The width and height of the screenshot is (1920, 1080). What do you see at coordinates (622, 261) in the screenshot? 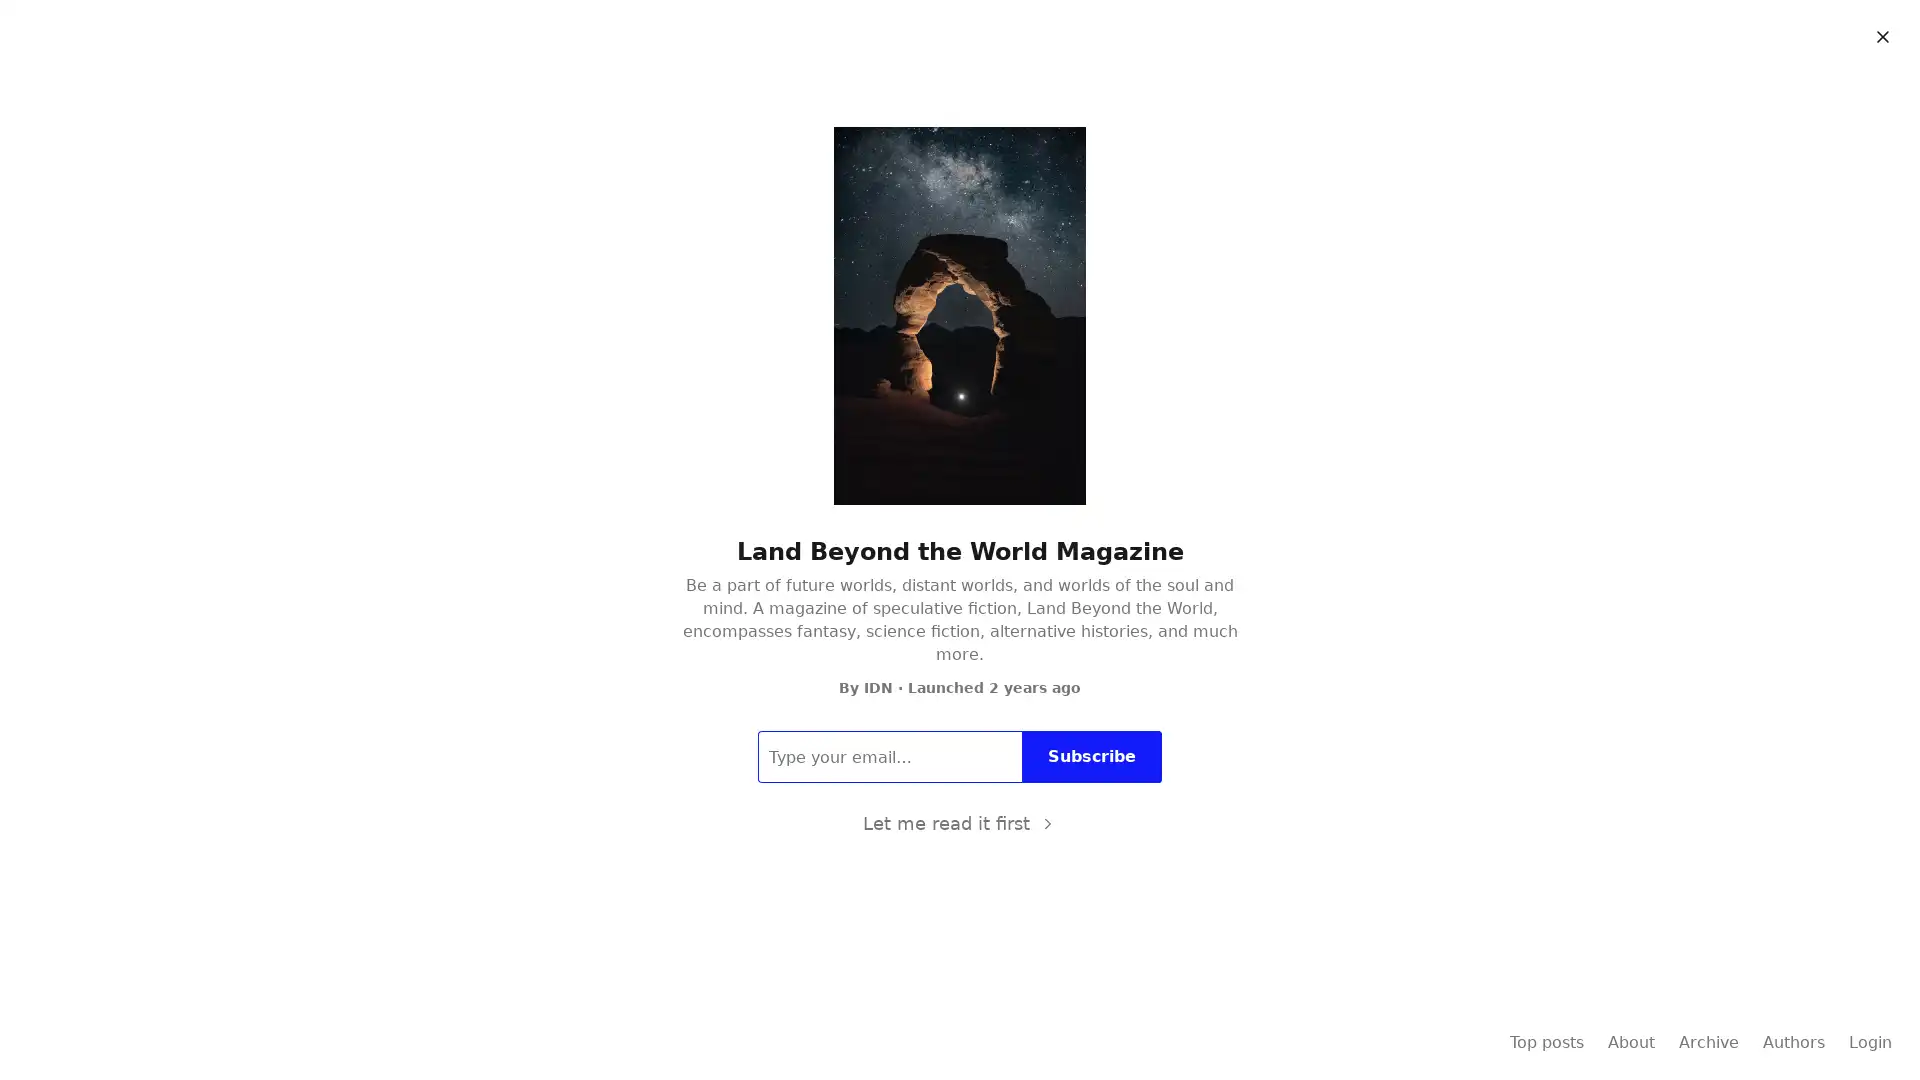
I see `2` at bounding box center [622, 261].